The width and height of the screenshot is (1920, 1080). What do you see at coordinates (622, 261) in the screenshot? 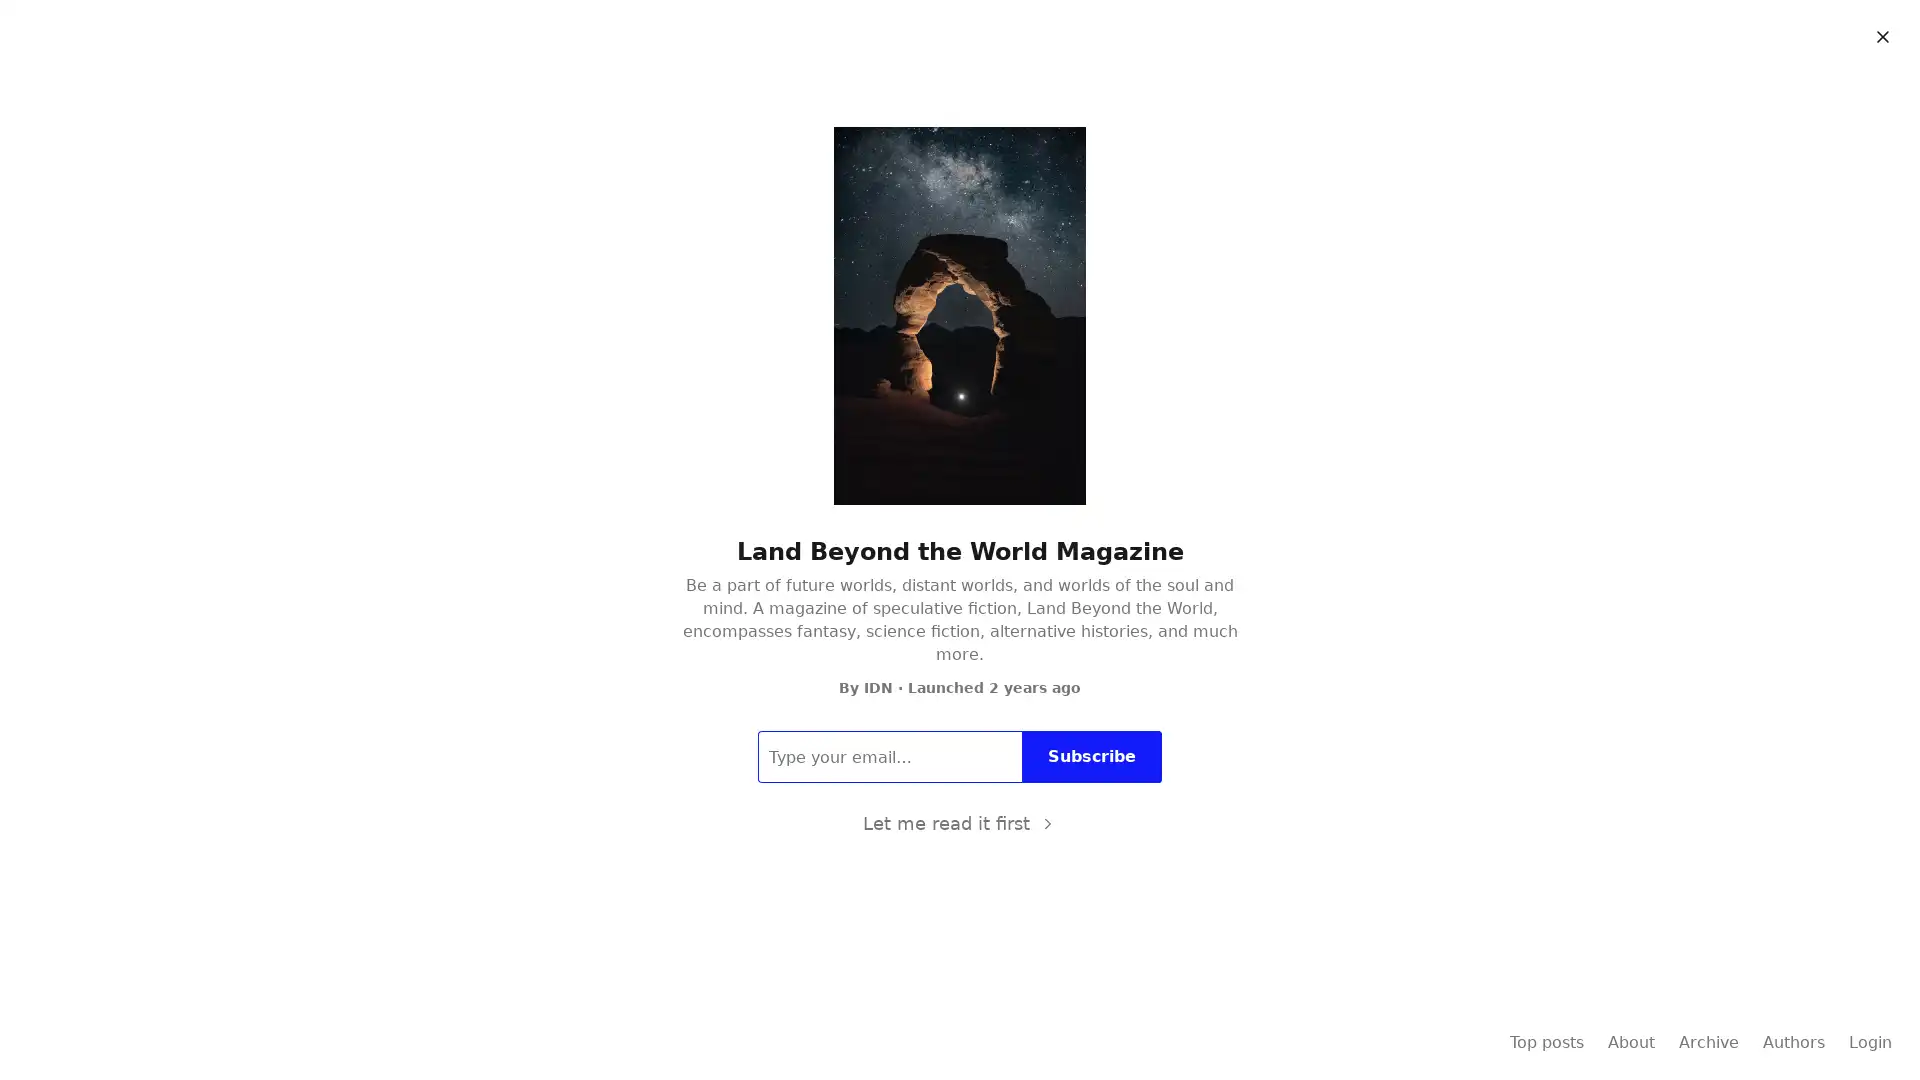
I see `2` at bounding box center [622, 261].